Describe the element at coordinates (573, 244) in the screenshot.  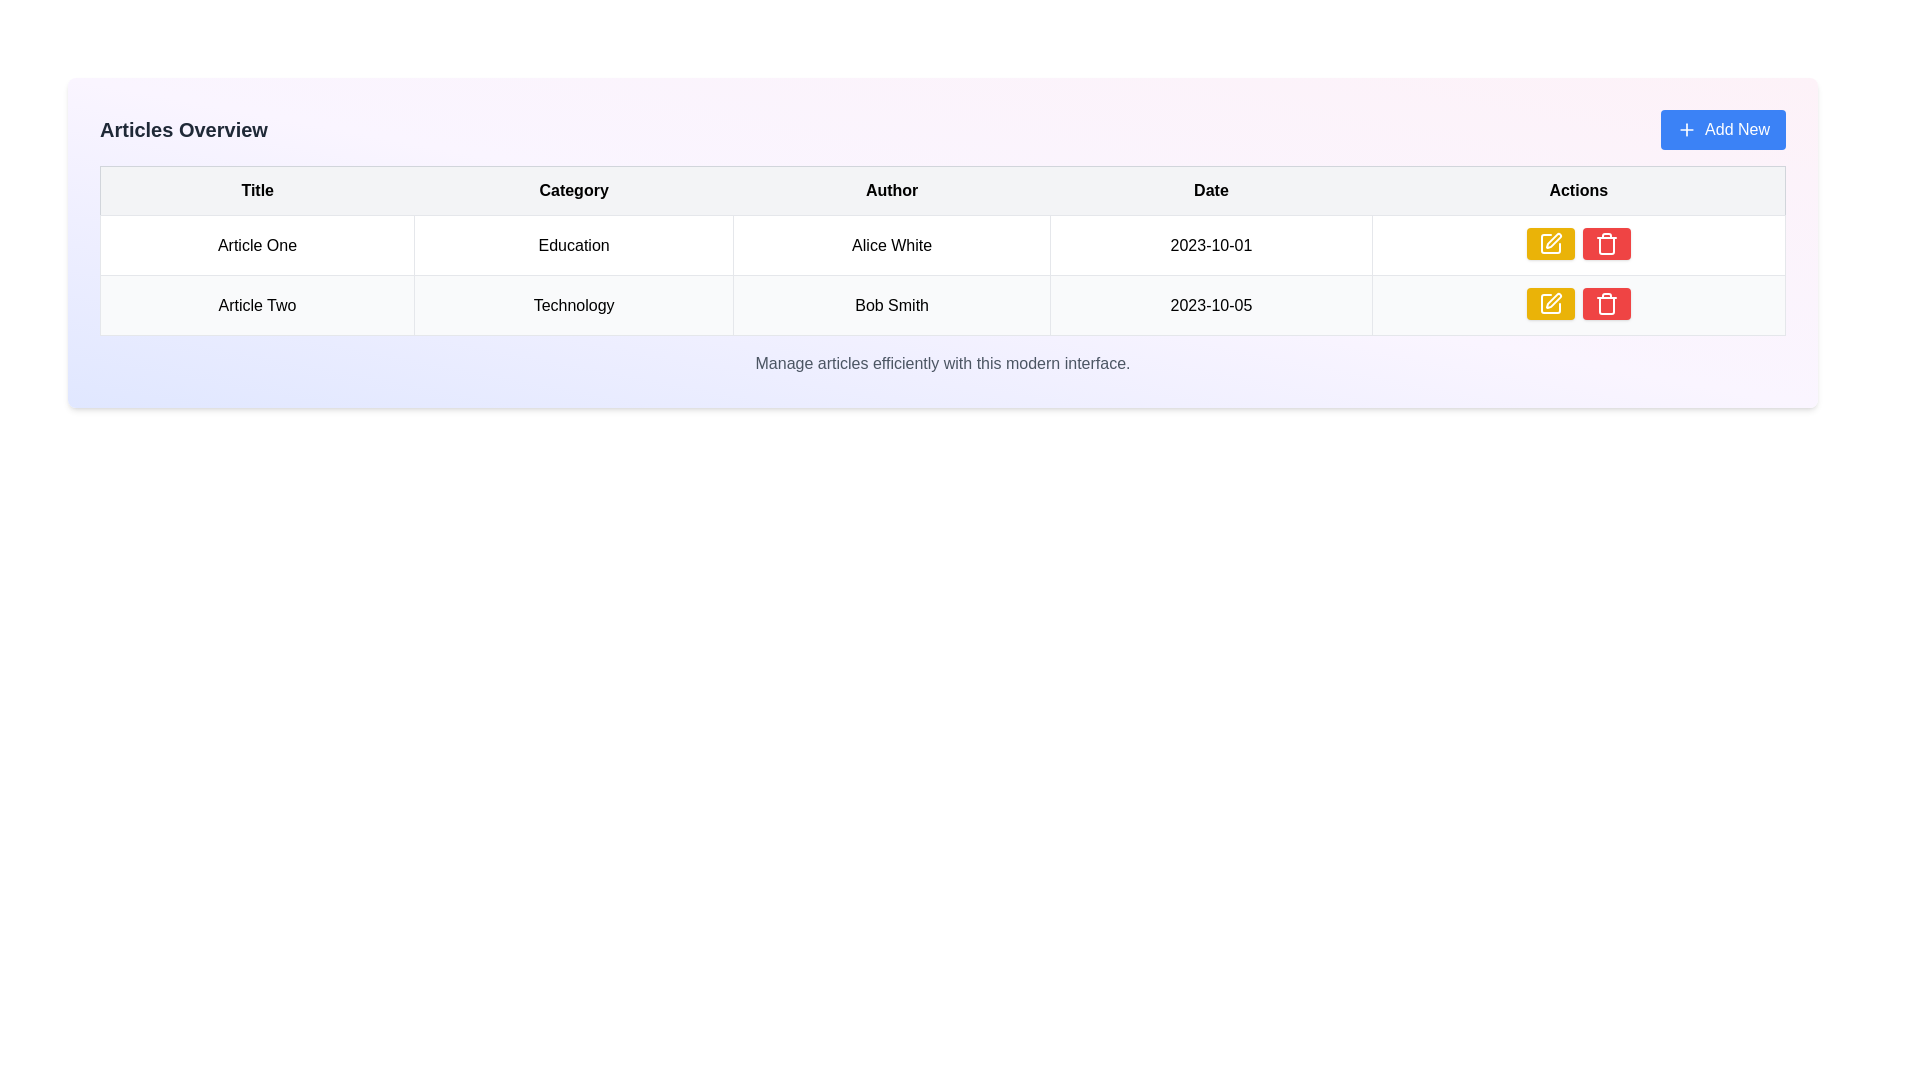
I see `the static text field displaying 'Education' located in the second column of the row that starts with 'Article One' in the table` at that location.